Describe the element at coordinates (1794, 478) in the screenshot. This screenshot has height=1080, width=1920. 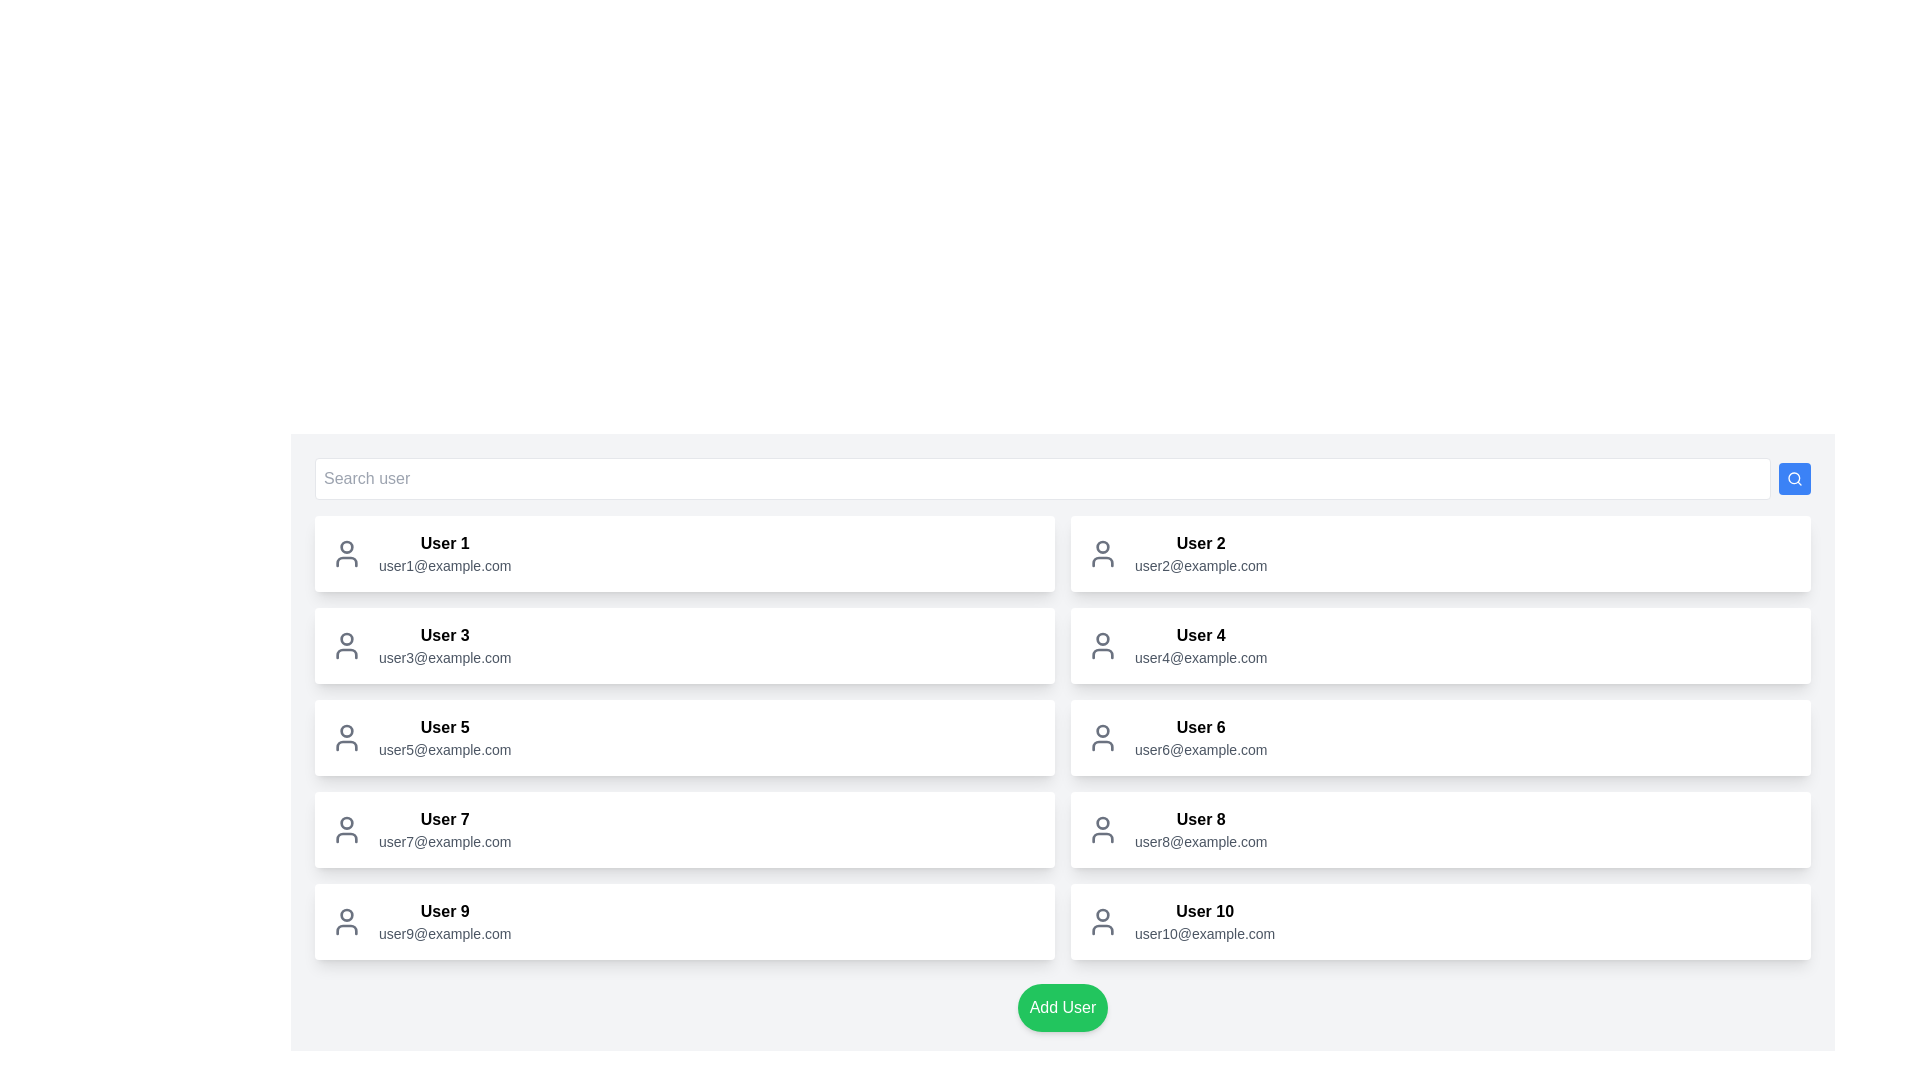
I see `the lens part of the magnifying glass icon located at the top-right corner of the search field, which symbolizes search functionality` at that location.